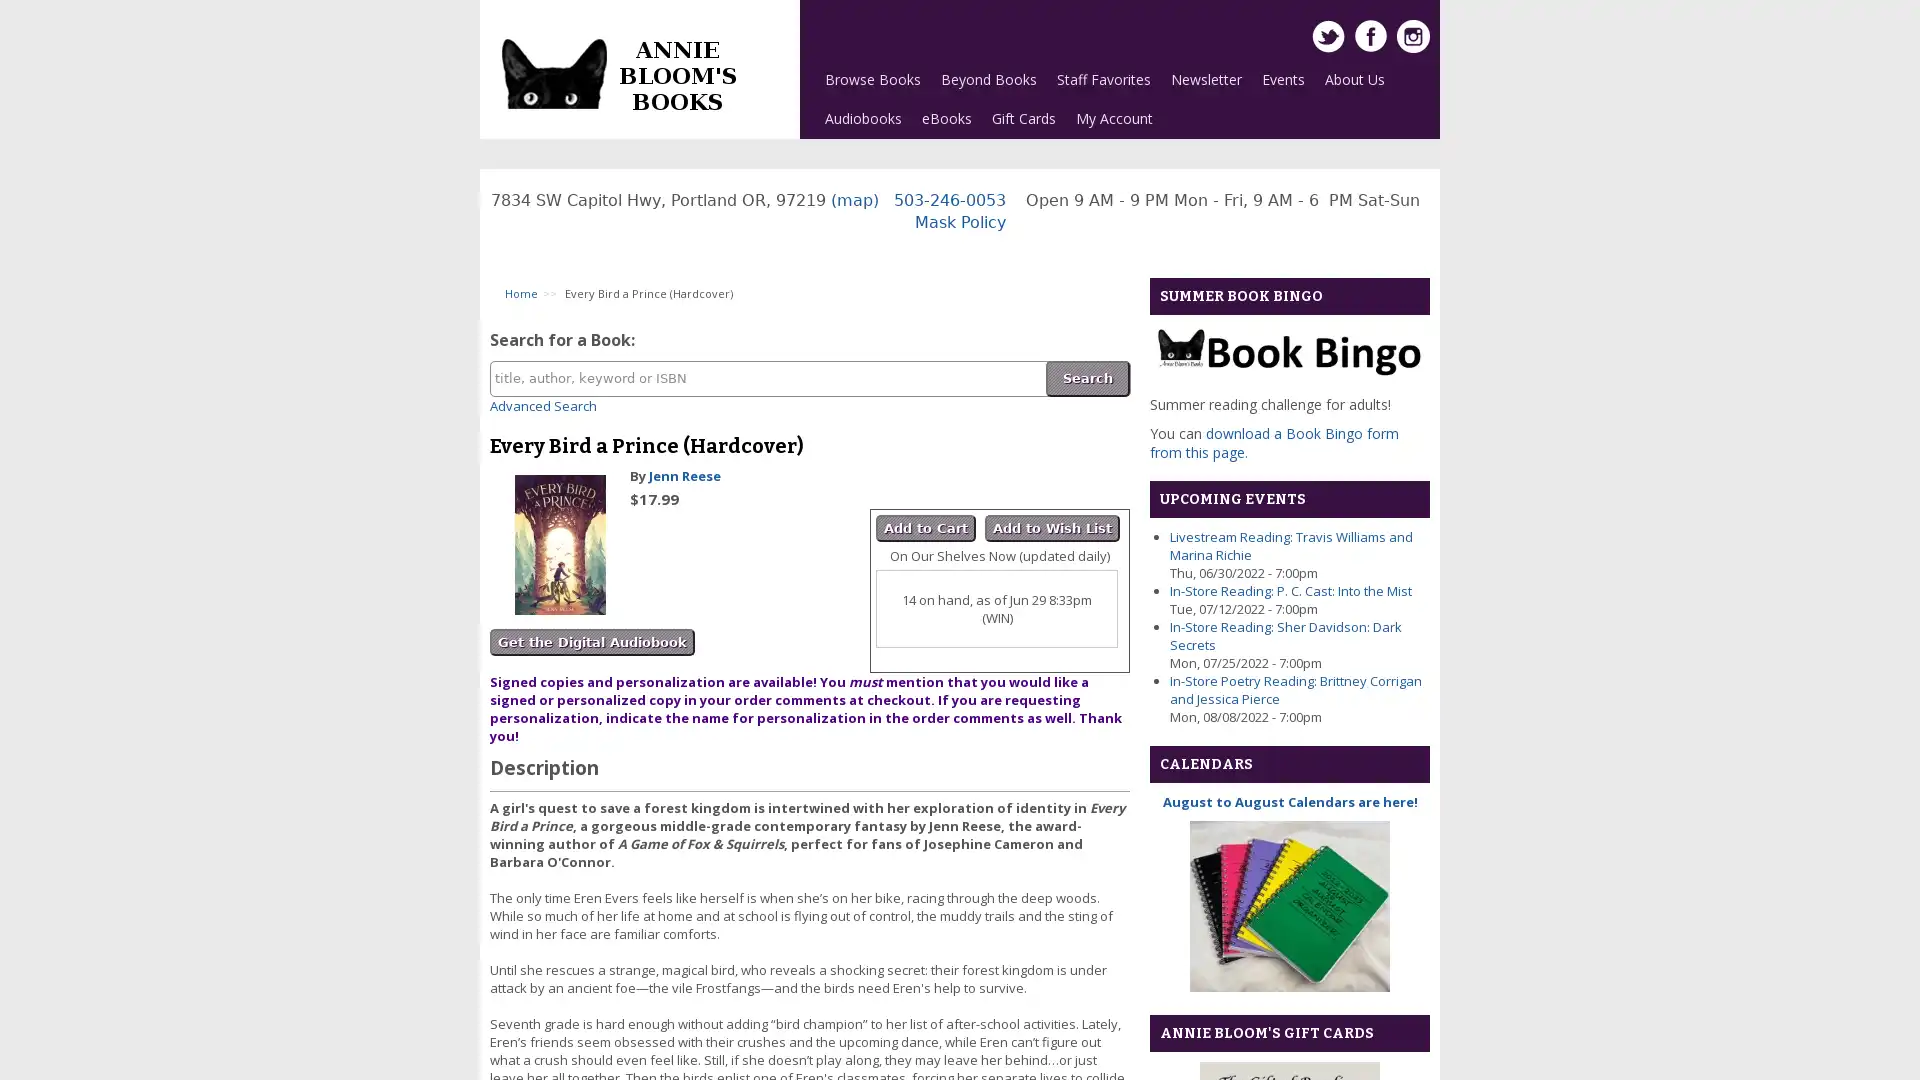  I want to click on Get the Digital Audiobook, so click(591, 642).